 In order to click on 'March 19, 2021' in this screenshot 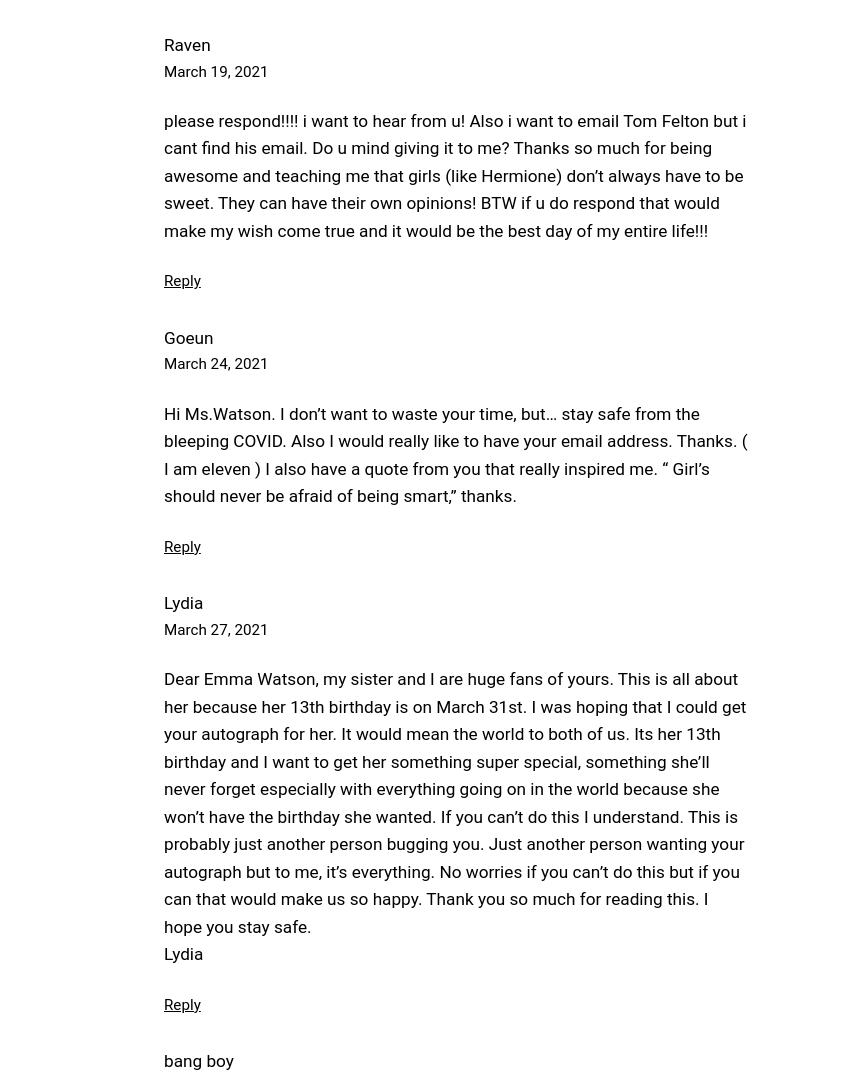, I will do `click(215, 70)`.